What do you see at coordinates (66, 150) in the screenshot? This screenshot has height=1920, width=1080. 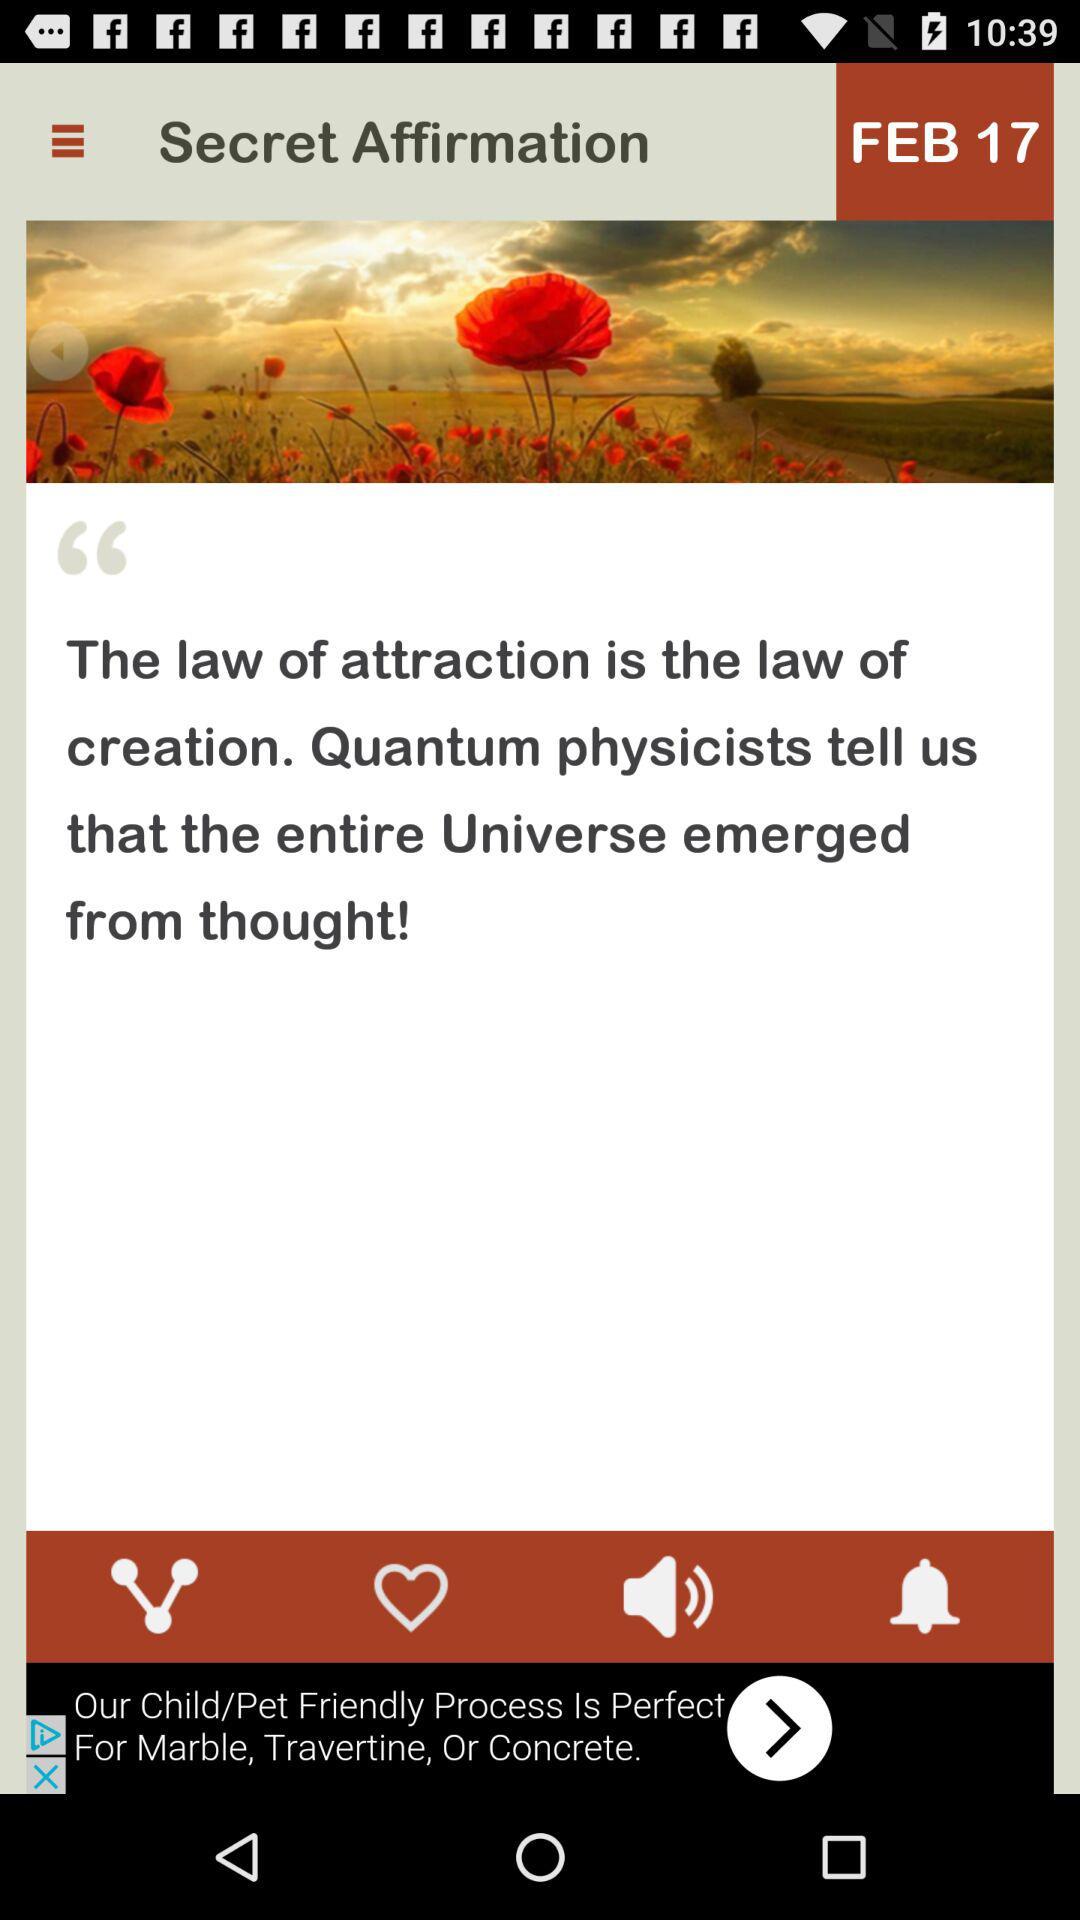 I see `the menu icon` at bounding box center [66, 150].